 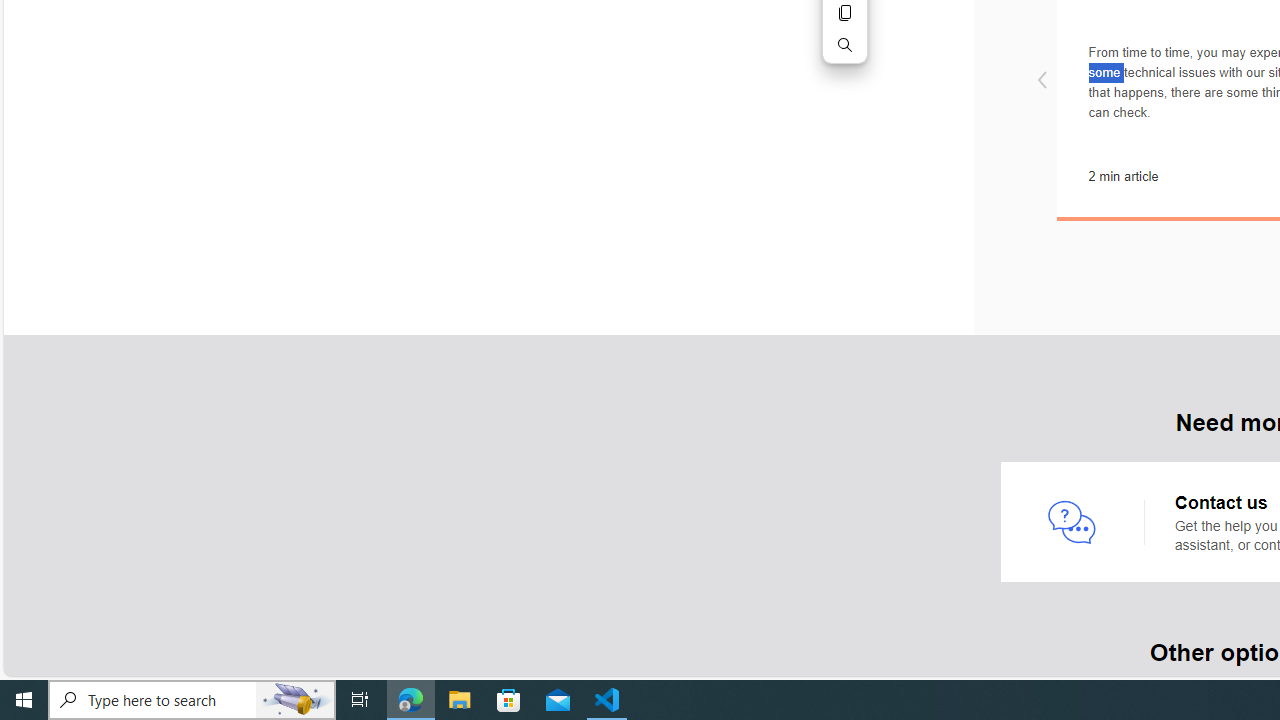 I want to click on 'Previous slide', so click(x=1040, y=80).